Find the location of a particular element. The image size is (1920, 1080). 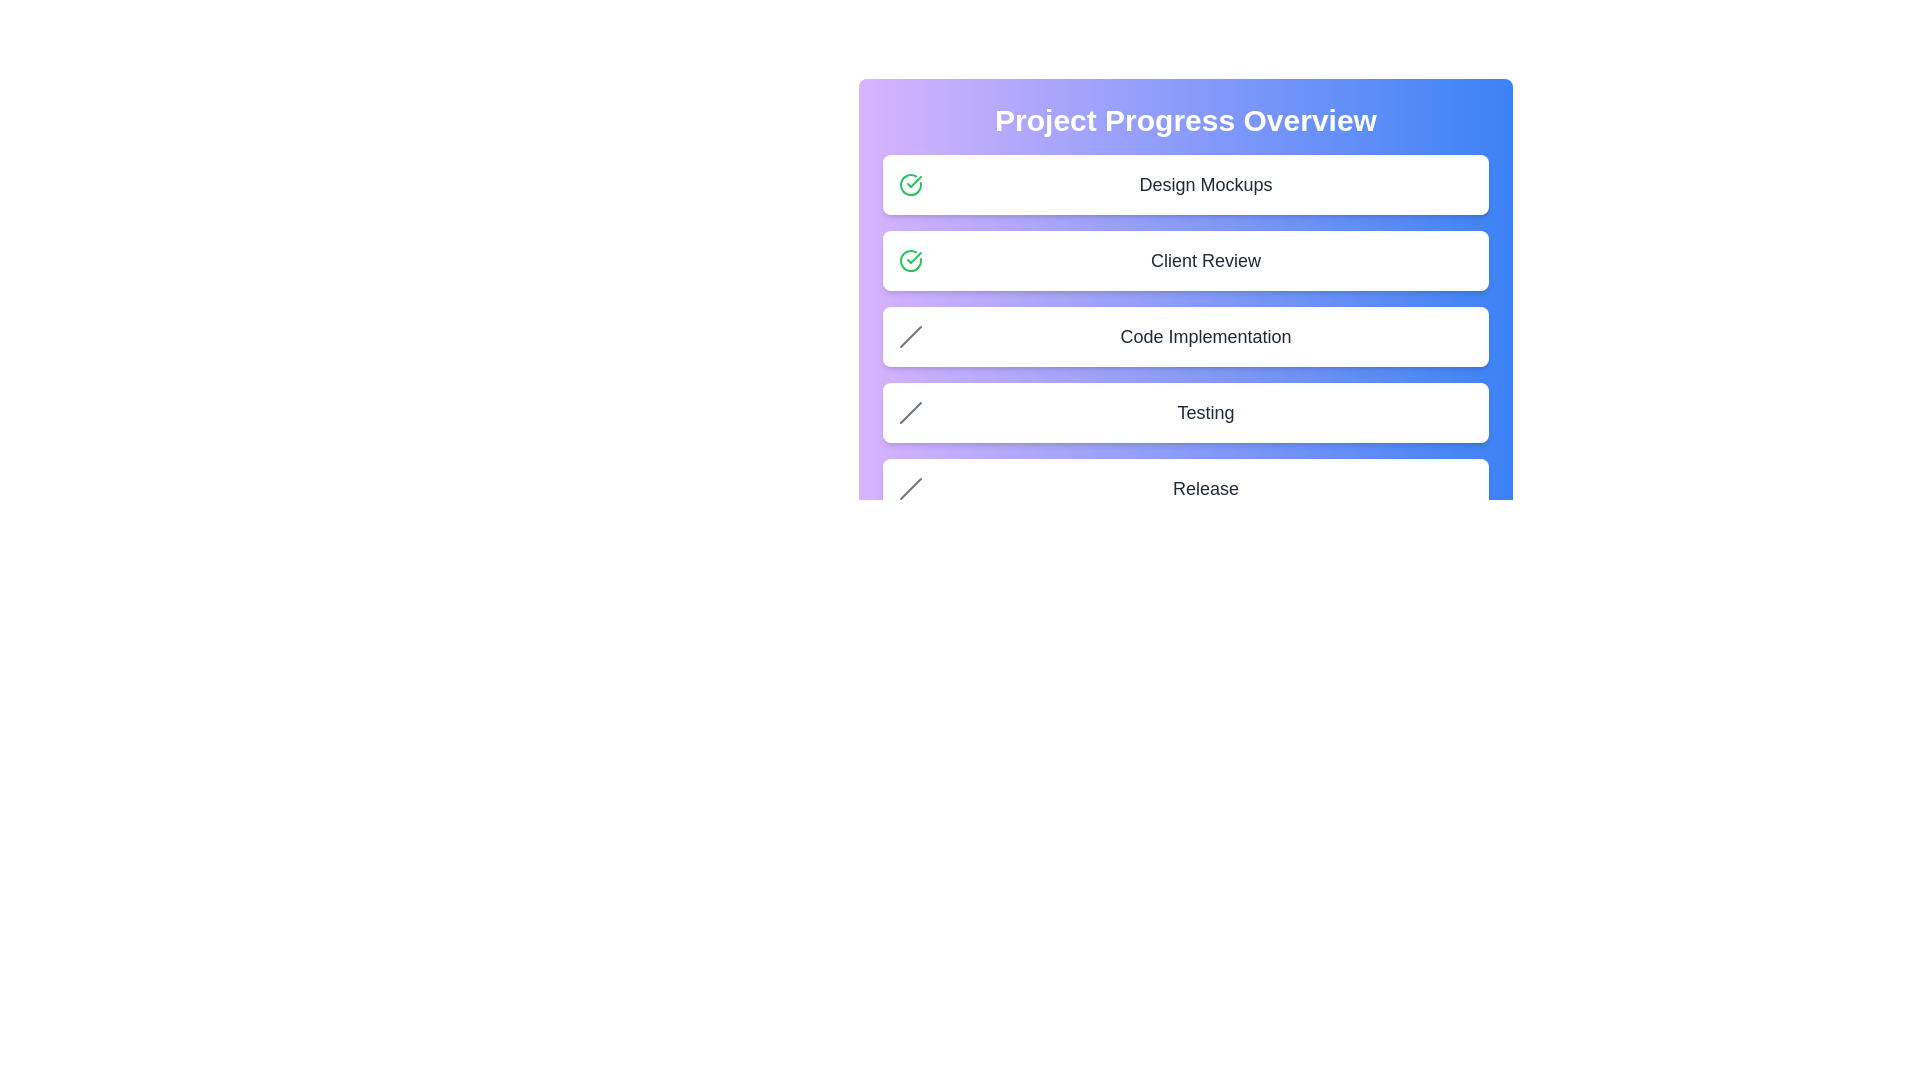

the icon indicator of the completed task card representing 'Client Review' in the Project Progress Overview, located below 'Design Mockups' is located at coordinates (1185, 260).